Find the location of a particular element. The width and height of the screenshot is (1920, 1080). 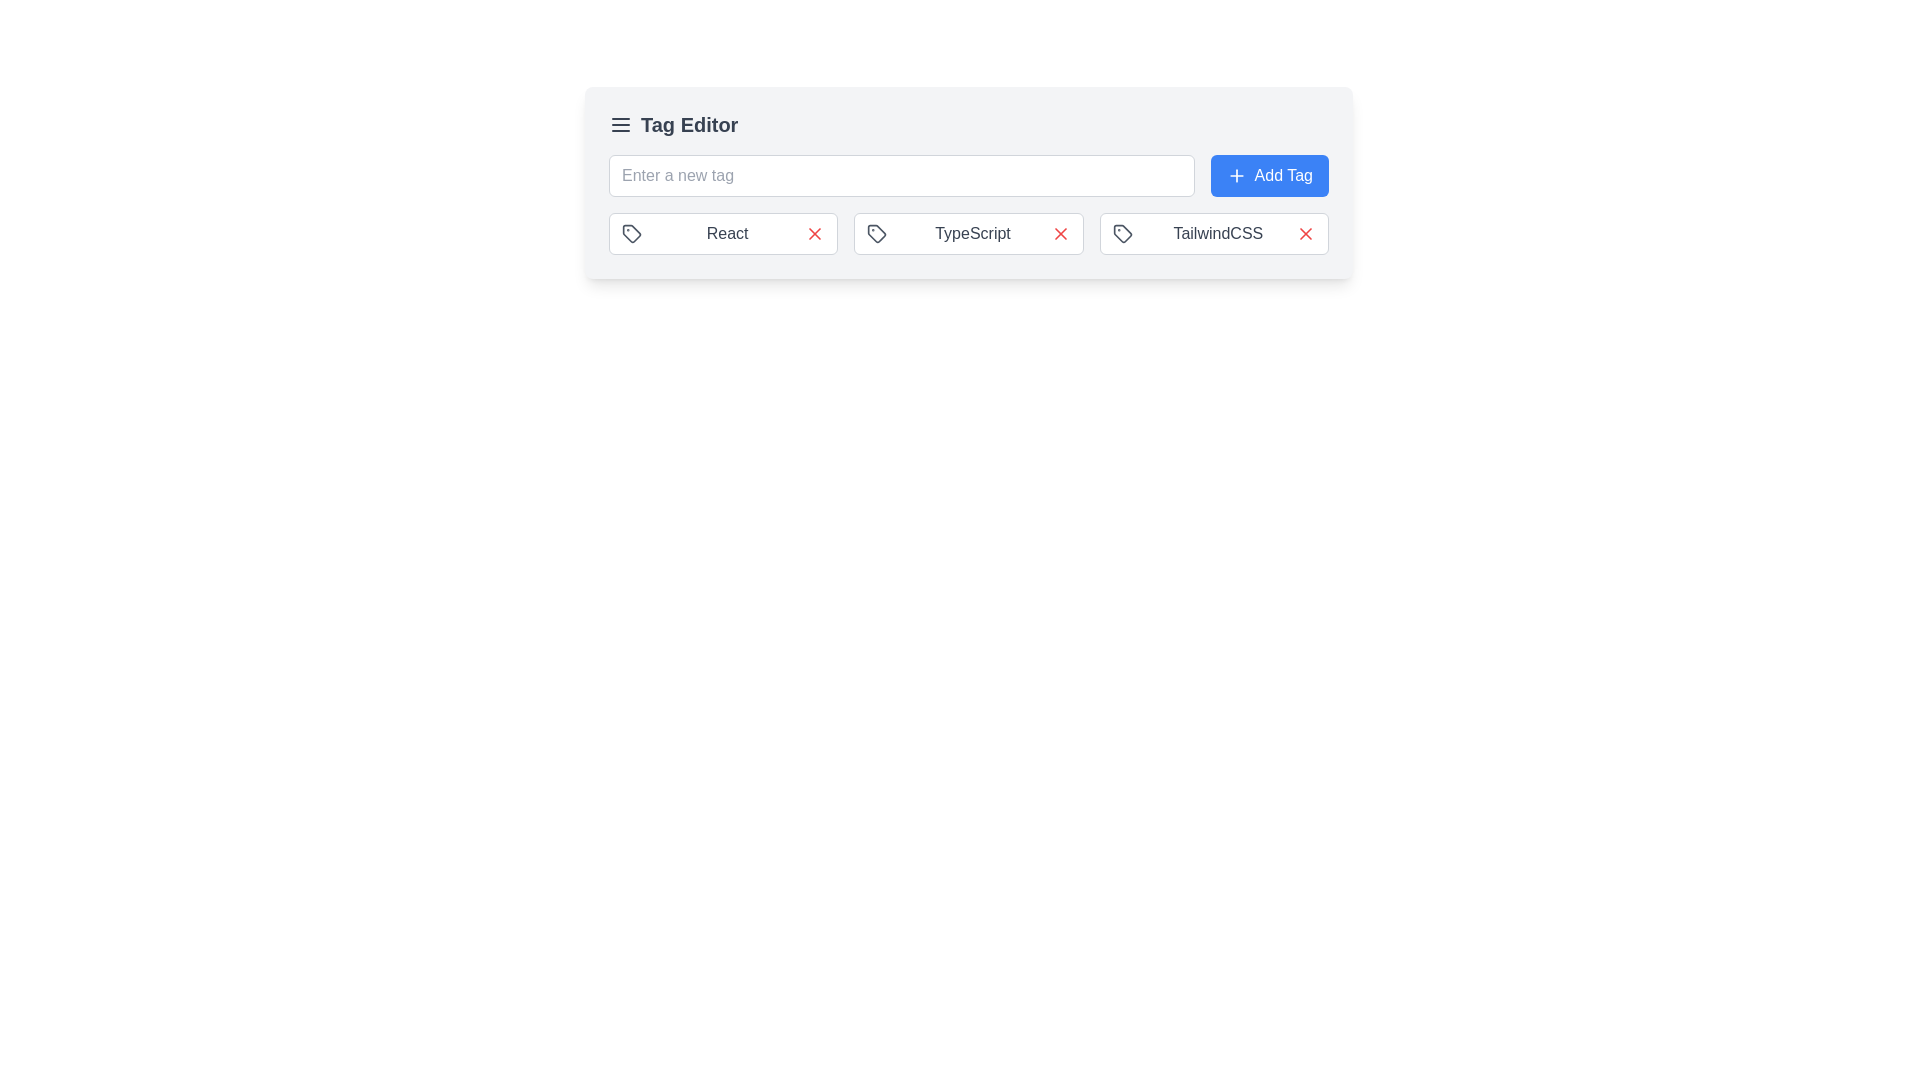

the Tag element labeled 'TailwindCSS' with a close button, which features a light gray border, a white background, and a small red 'X' icon on the right is located at coordinates (1213, 233).